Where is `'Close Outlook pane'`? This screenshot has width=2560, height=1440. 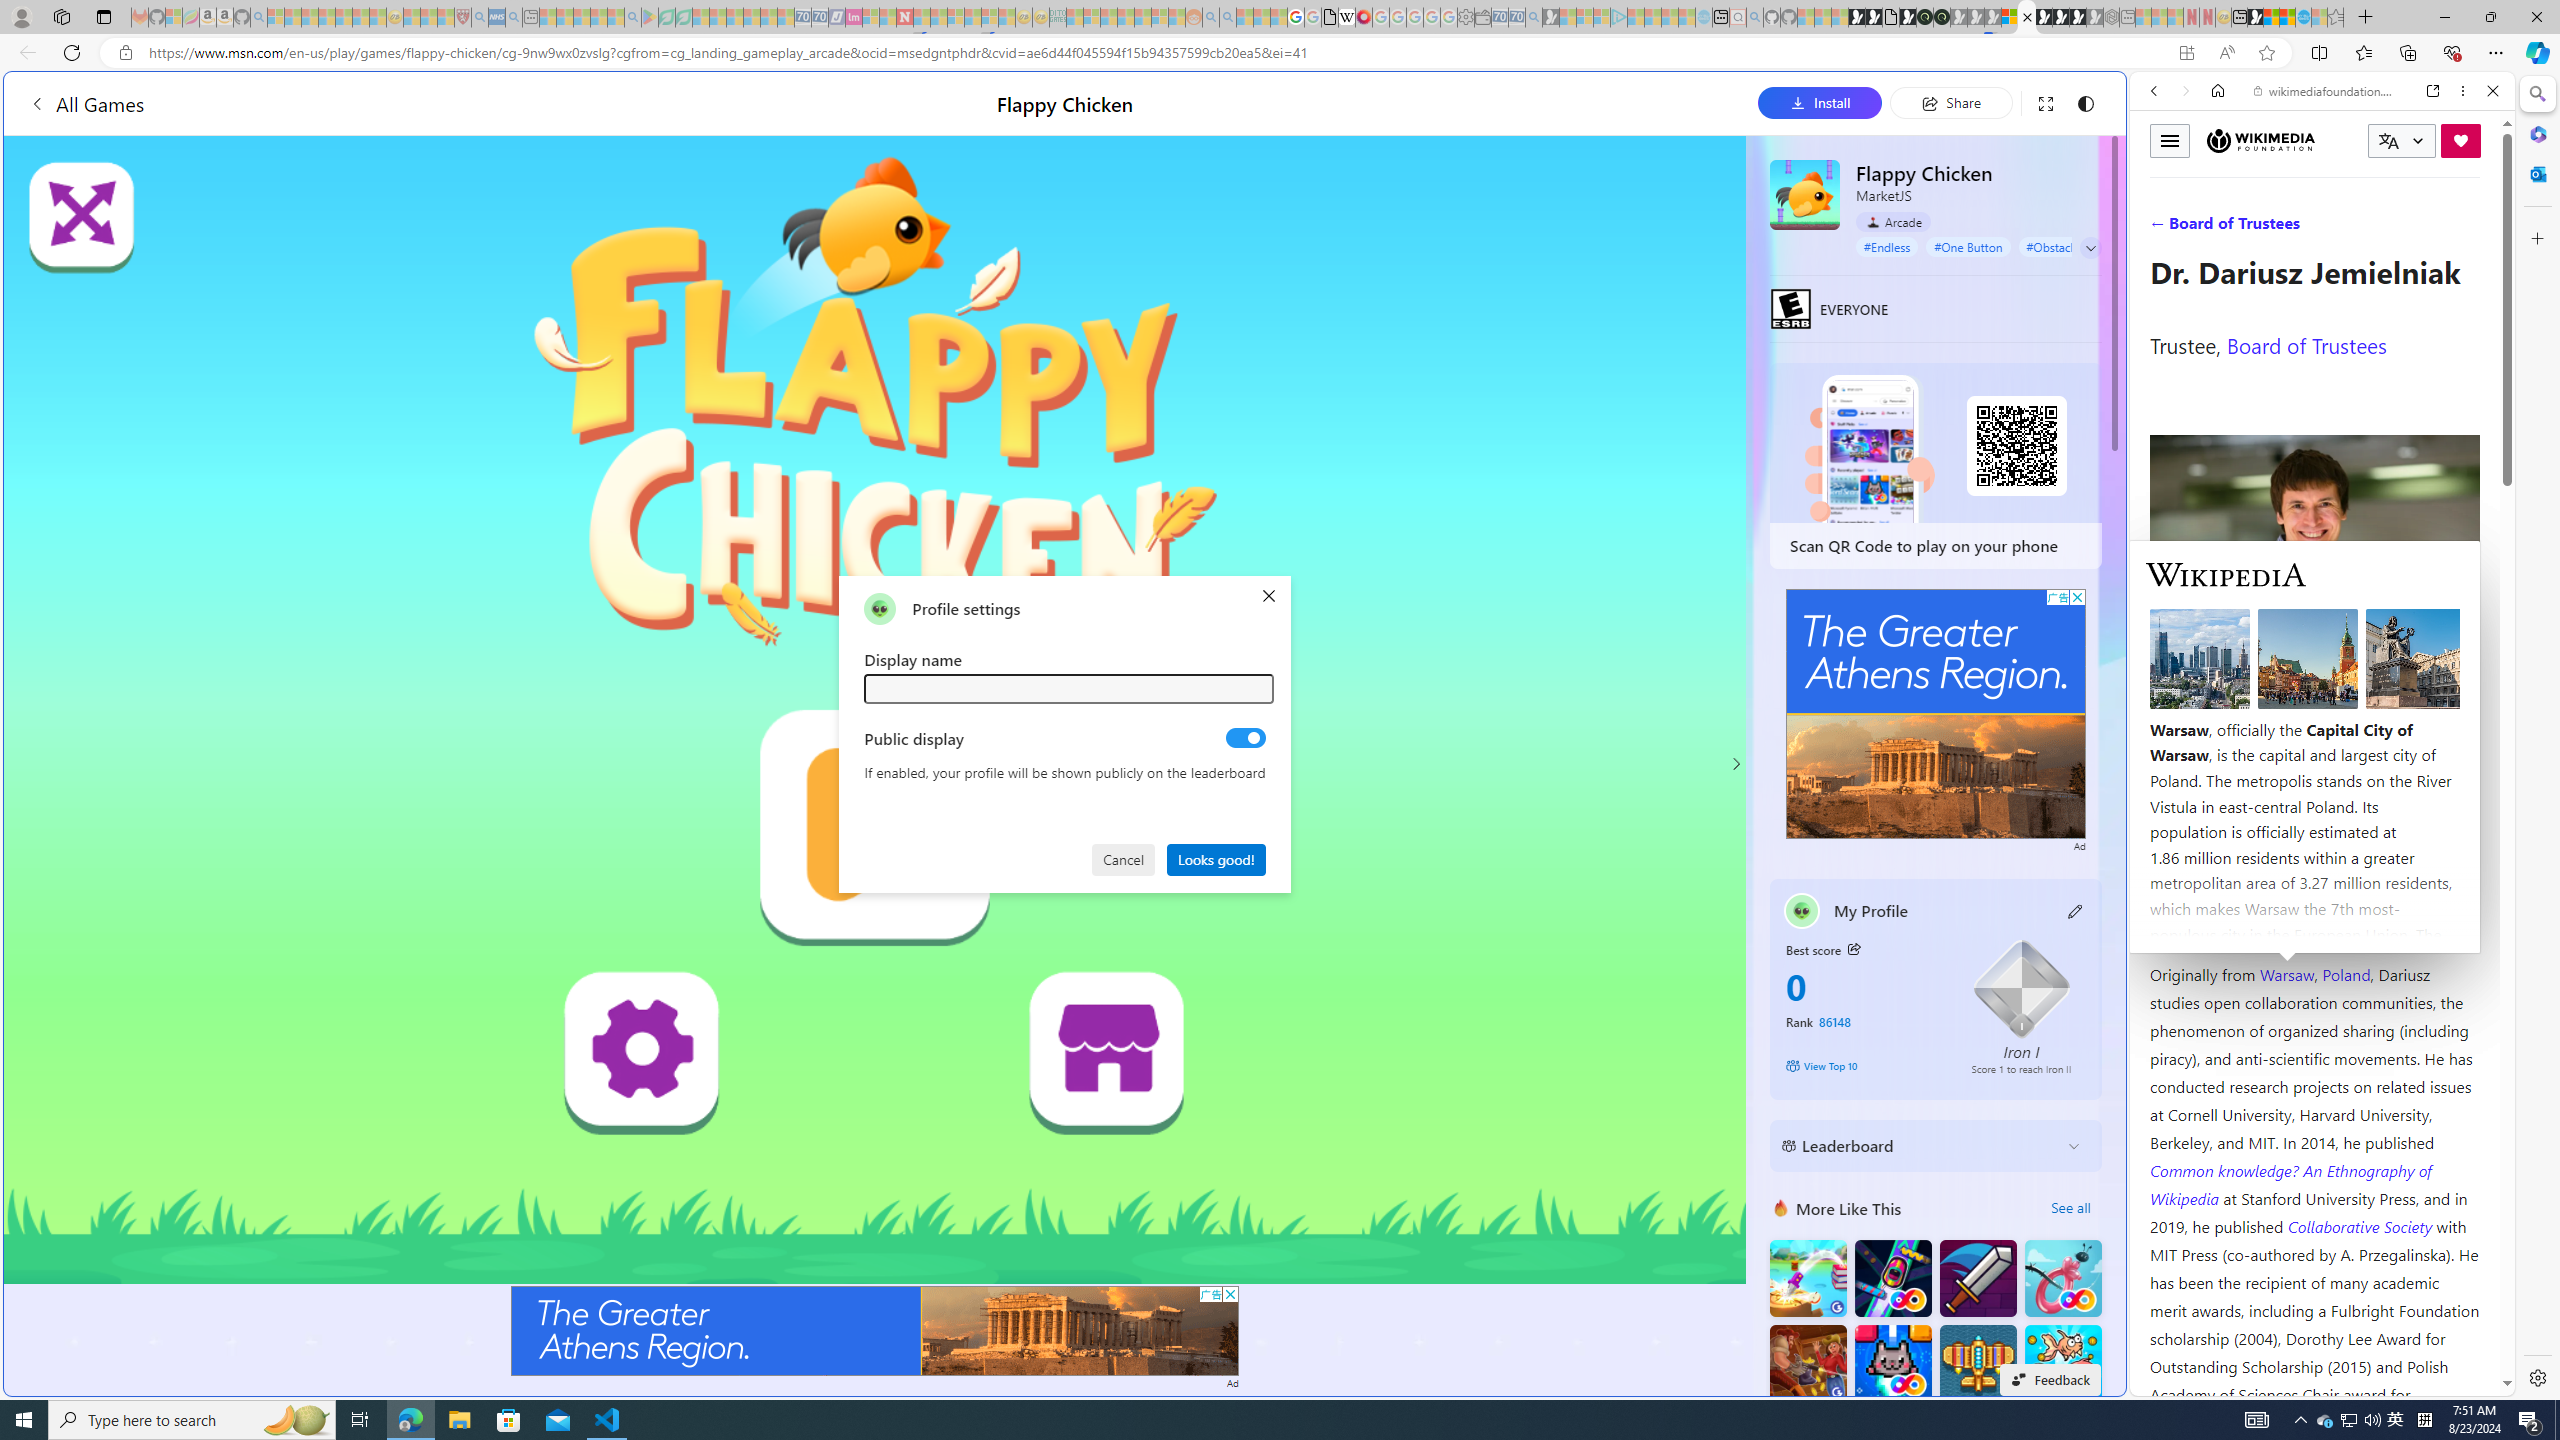 'Close Outlook pane' is located at coordinates (2535, 172).